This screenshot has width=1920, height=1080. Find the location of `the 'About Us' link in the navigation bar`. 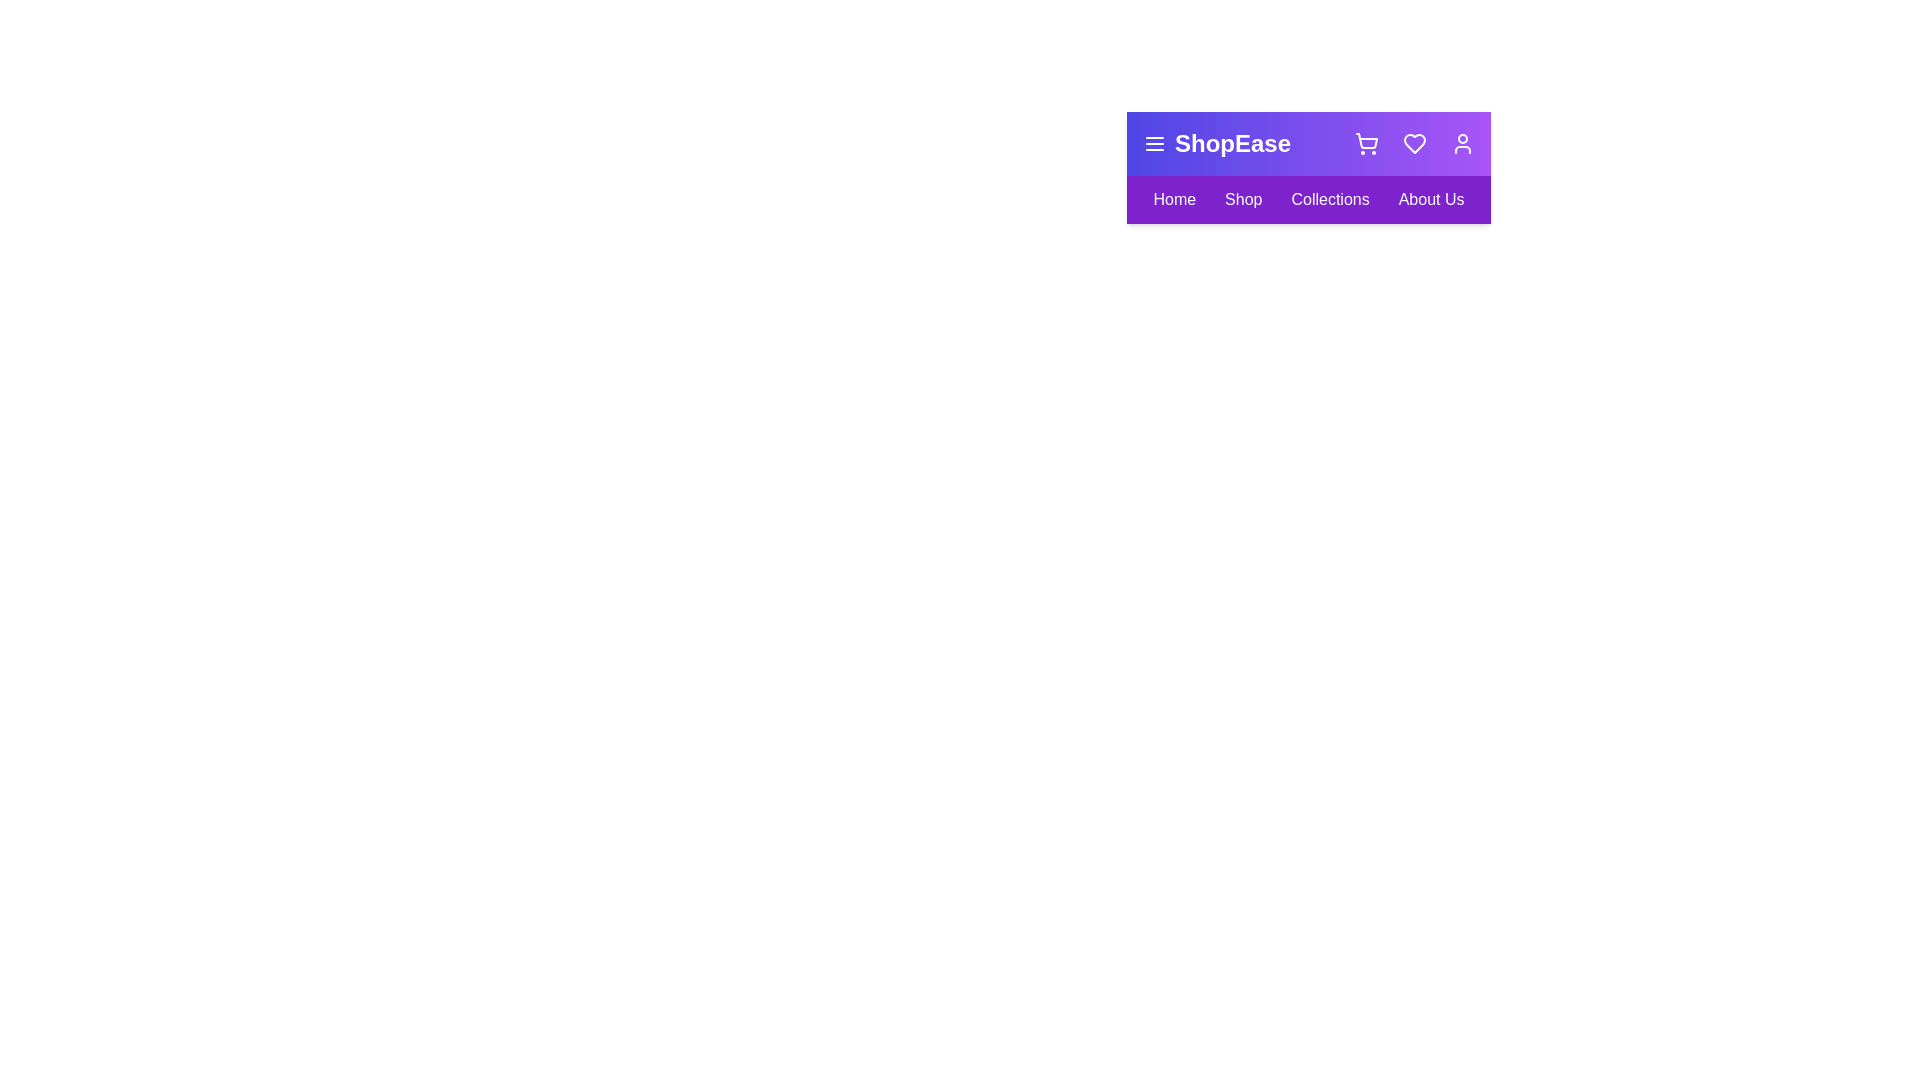

the 'About Us' link in the navigation bar is located at coordinates (1430, 200).